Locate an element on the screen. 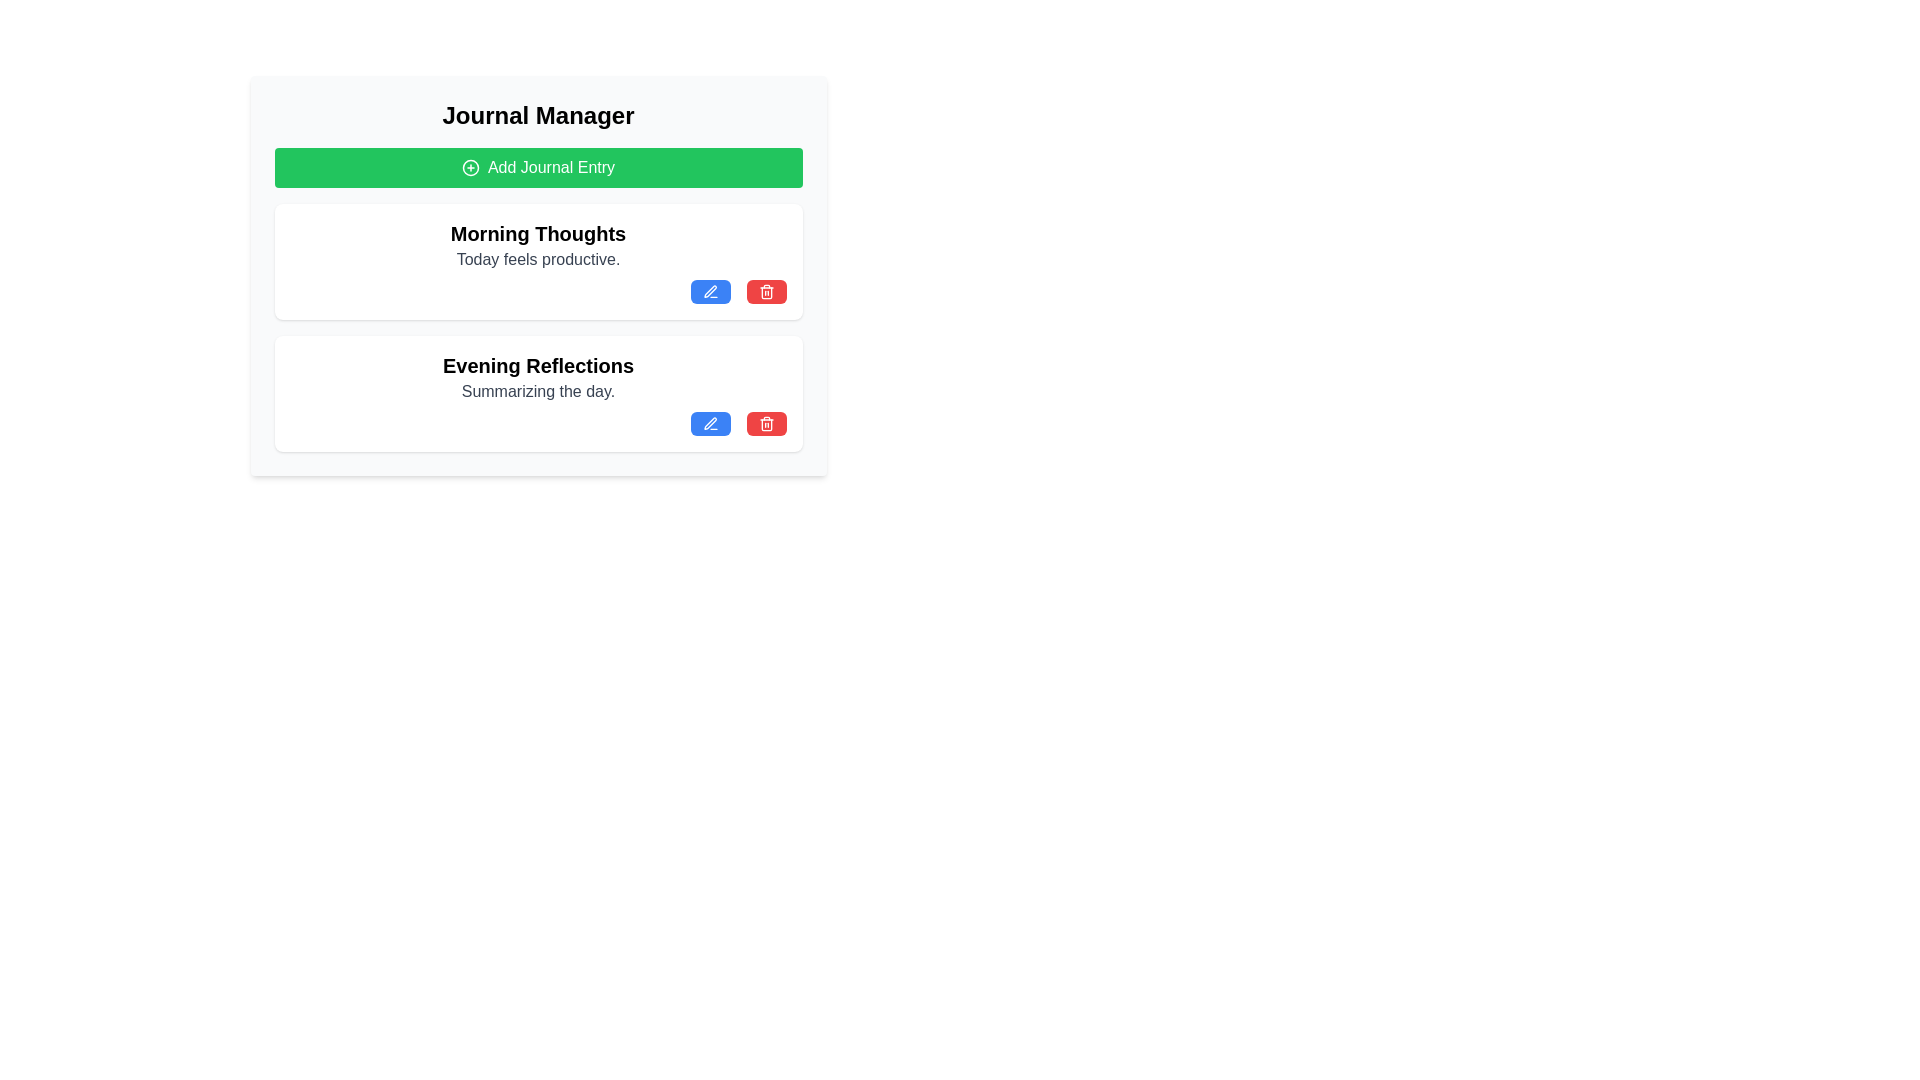 The width and height of the screenshot is (1920, 1080). the small circular icon with a plus sign, which is filled in white and has a green background, located to the left of the 'Add Journal Entry' button is located at coordinates (469, 167).